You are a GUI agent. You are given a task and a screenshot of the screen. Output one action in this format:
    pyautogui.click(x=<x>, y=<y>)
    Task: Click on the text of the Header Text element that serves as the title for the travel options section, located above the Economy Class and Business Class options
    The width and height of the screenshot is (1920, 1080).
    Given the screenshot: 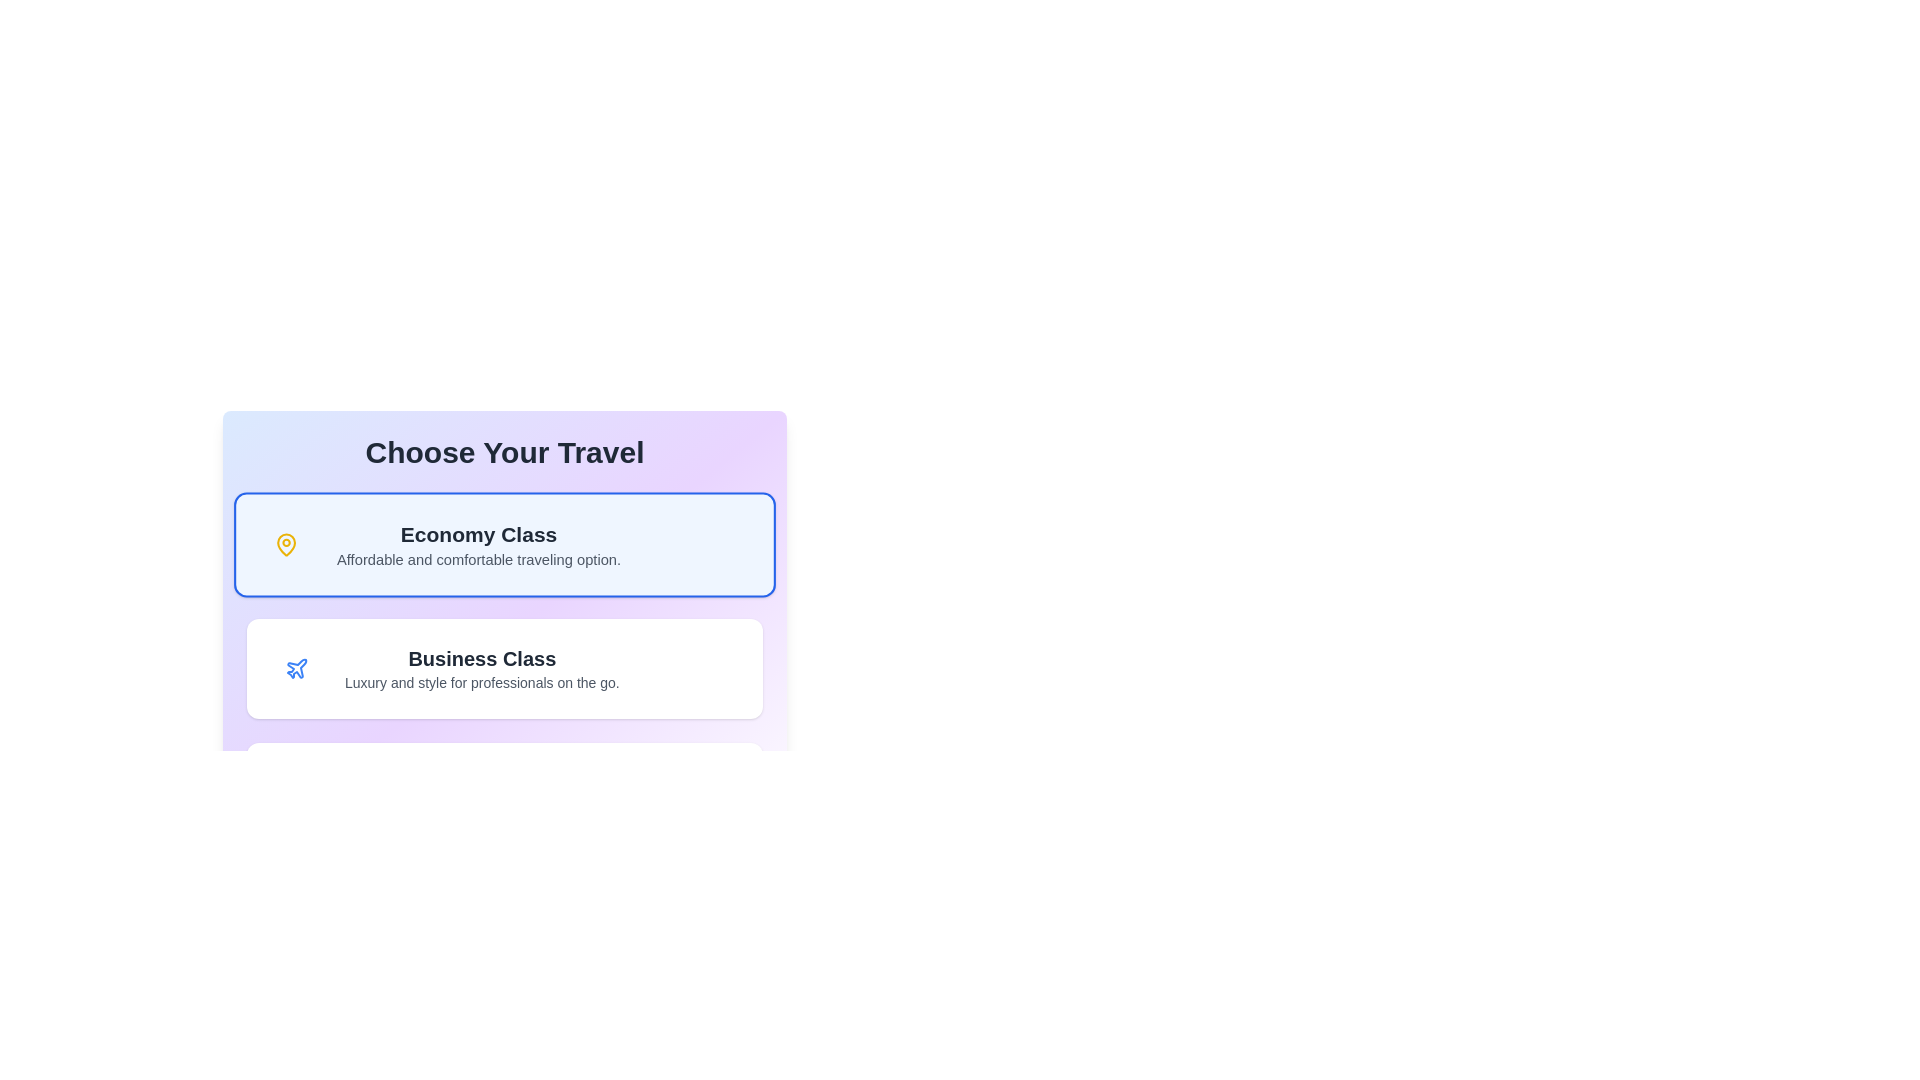 What is the action you would take?
    pyautogui.click(x=504, y=452)
    